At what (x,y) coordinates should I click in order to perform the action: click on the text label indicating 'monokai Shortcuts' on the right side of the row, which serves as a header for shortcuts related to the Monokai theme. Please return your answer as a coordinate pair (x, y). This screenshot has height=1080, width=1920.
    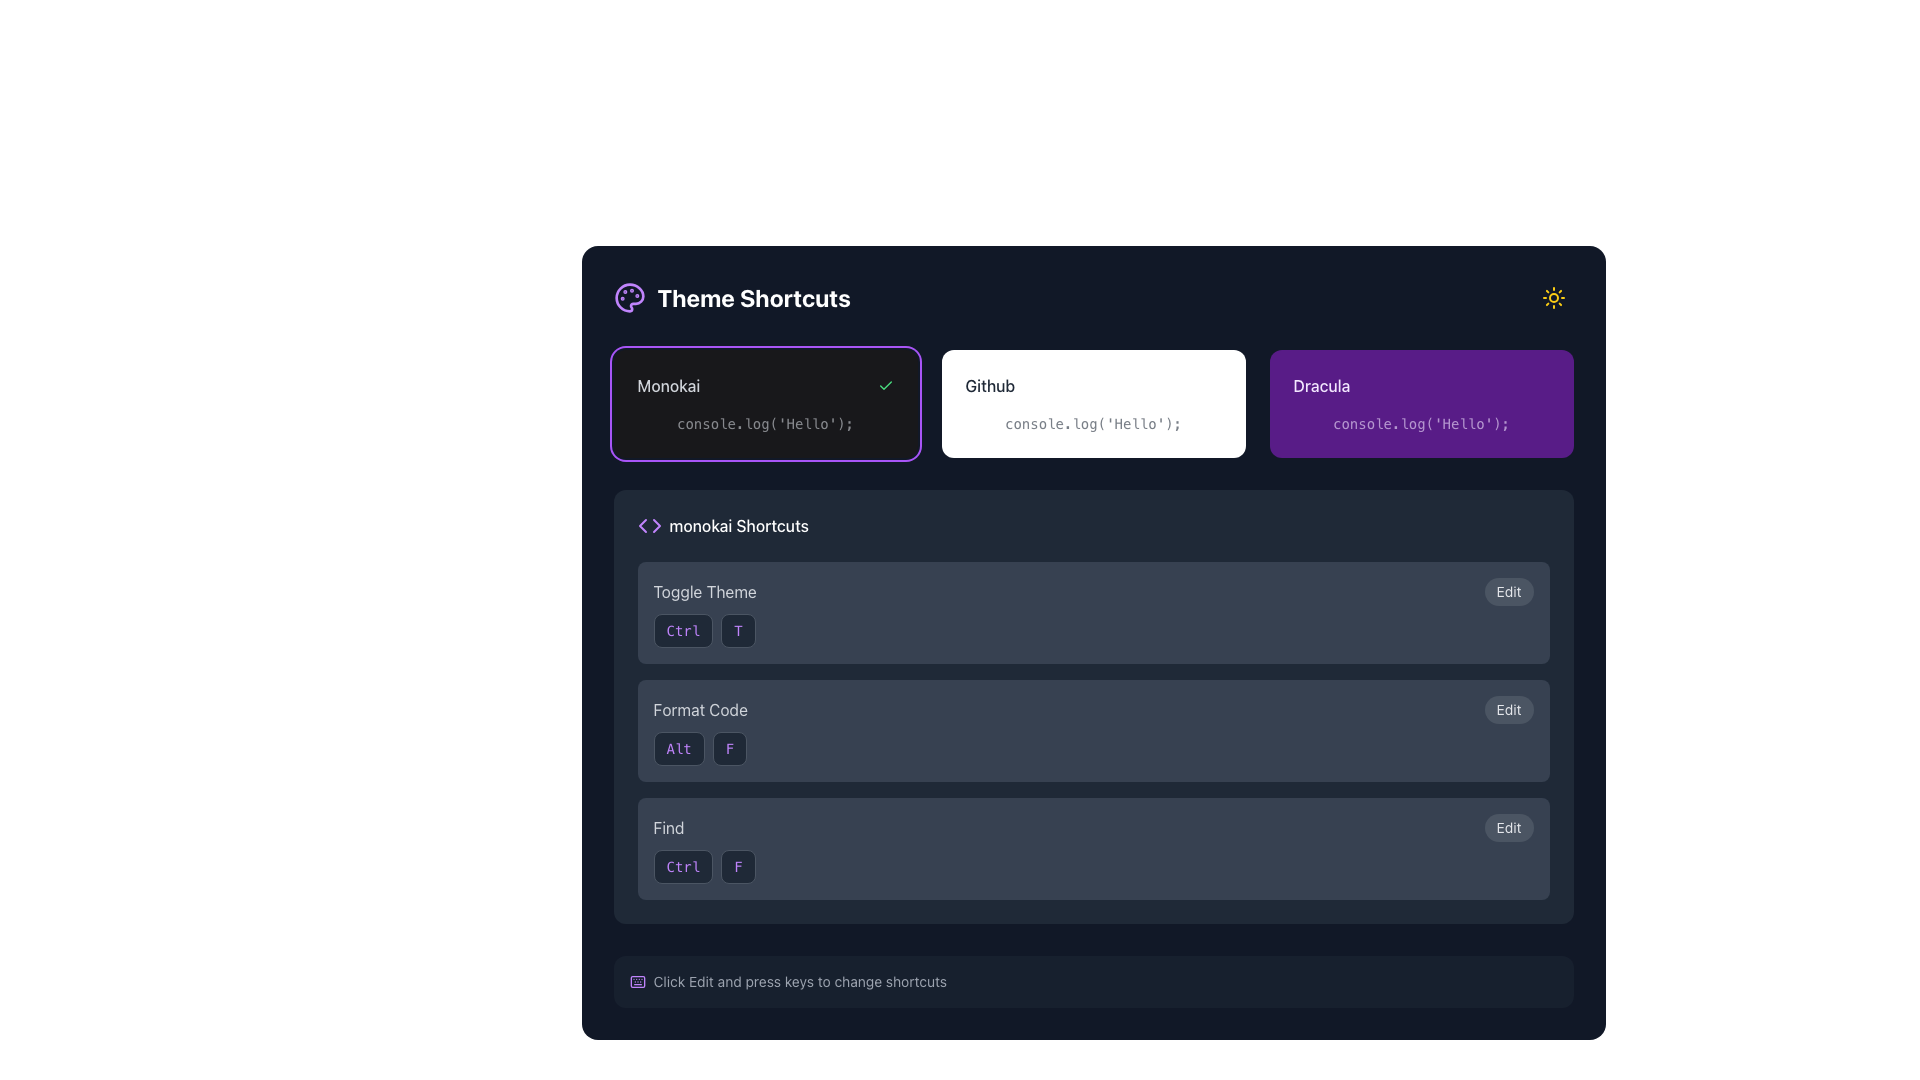
    Looking at the image, I should click on (738, 524).